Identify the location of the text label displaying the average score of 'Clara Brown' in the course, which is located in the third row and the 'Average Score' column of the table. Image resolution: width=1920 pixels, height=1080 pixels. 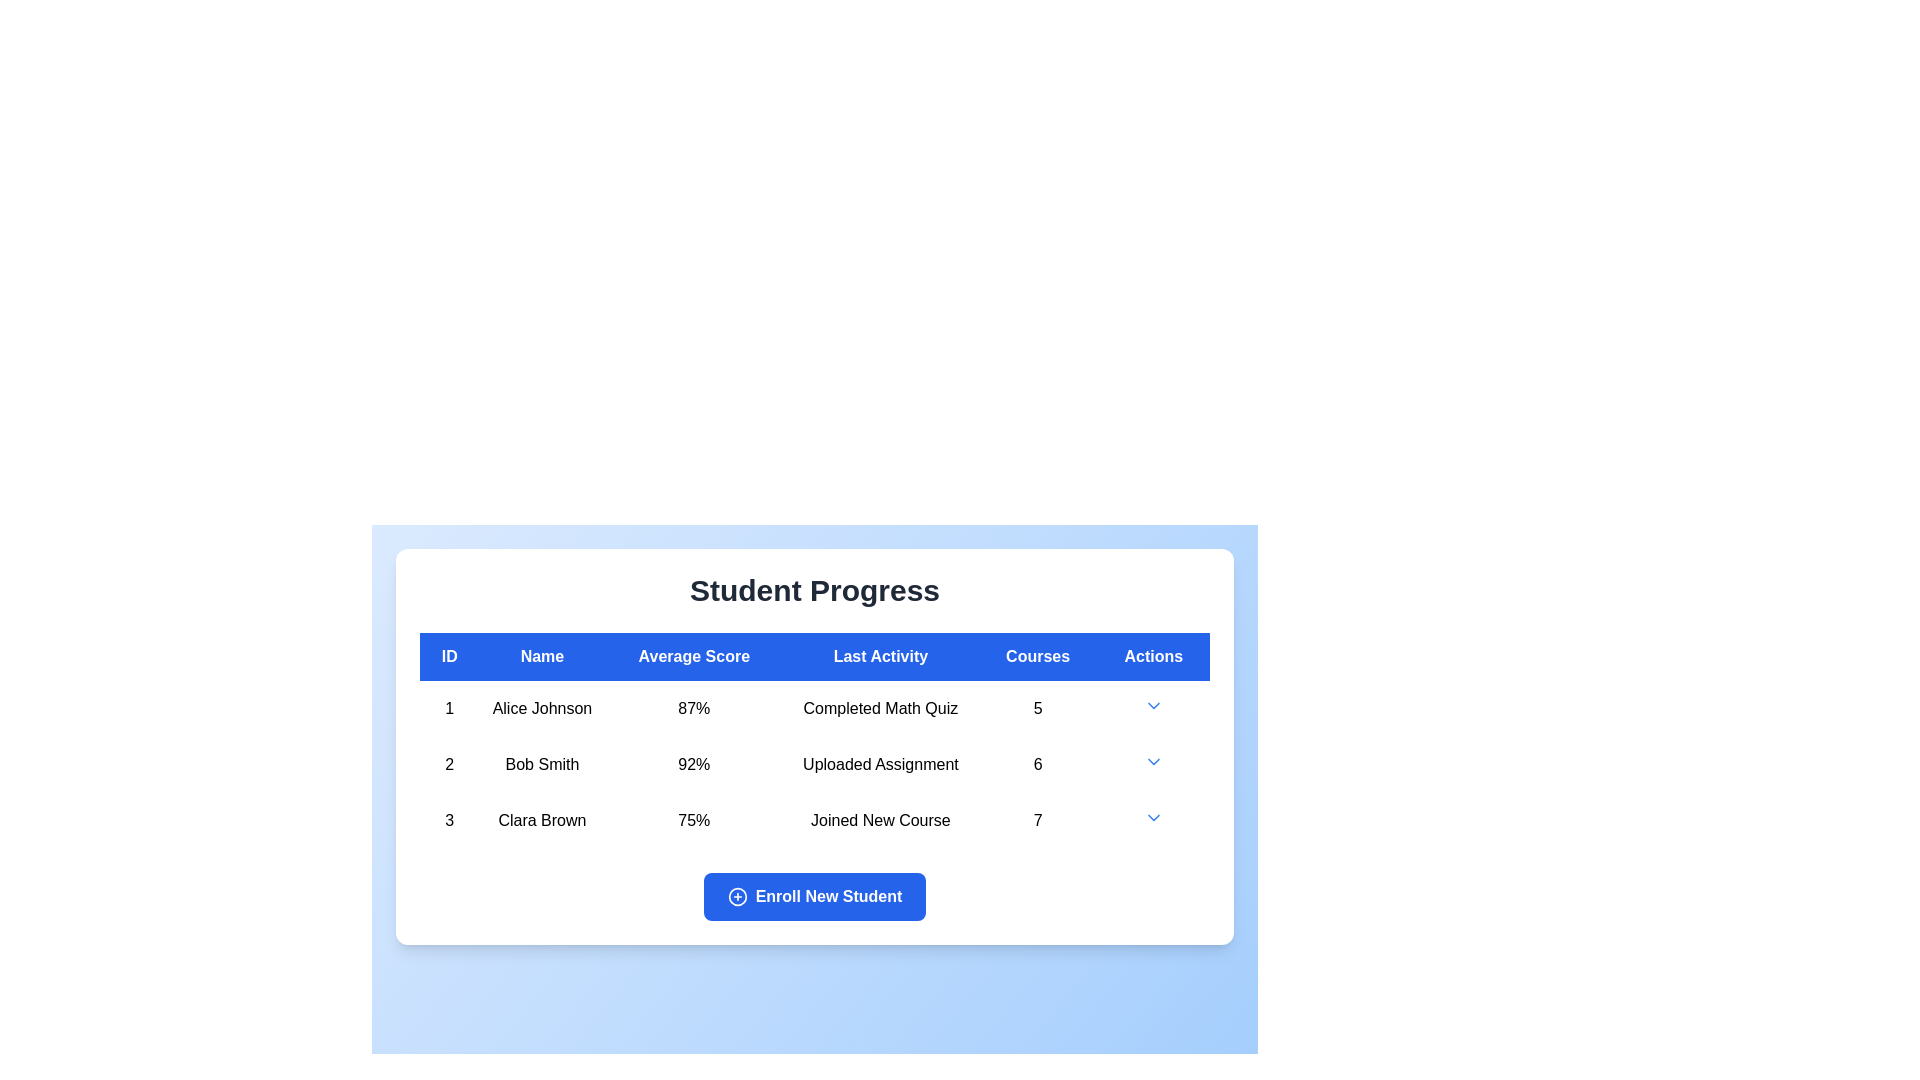
(694, 821).